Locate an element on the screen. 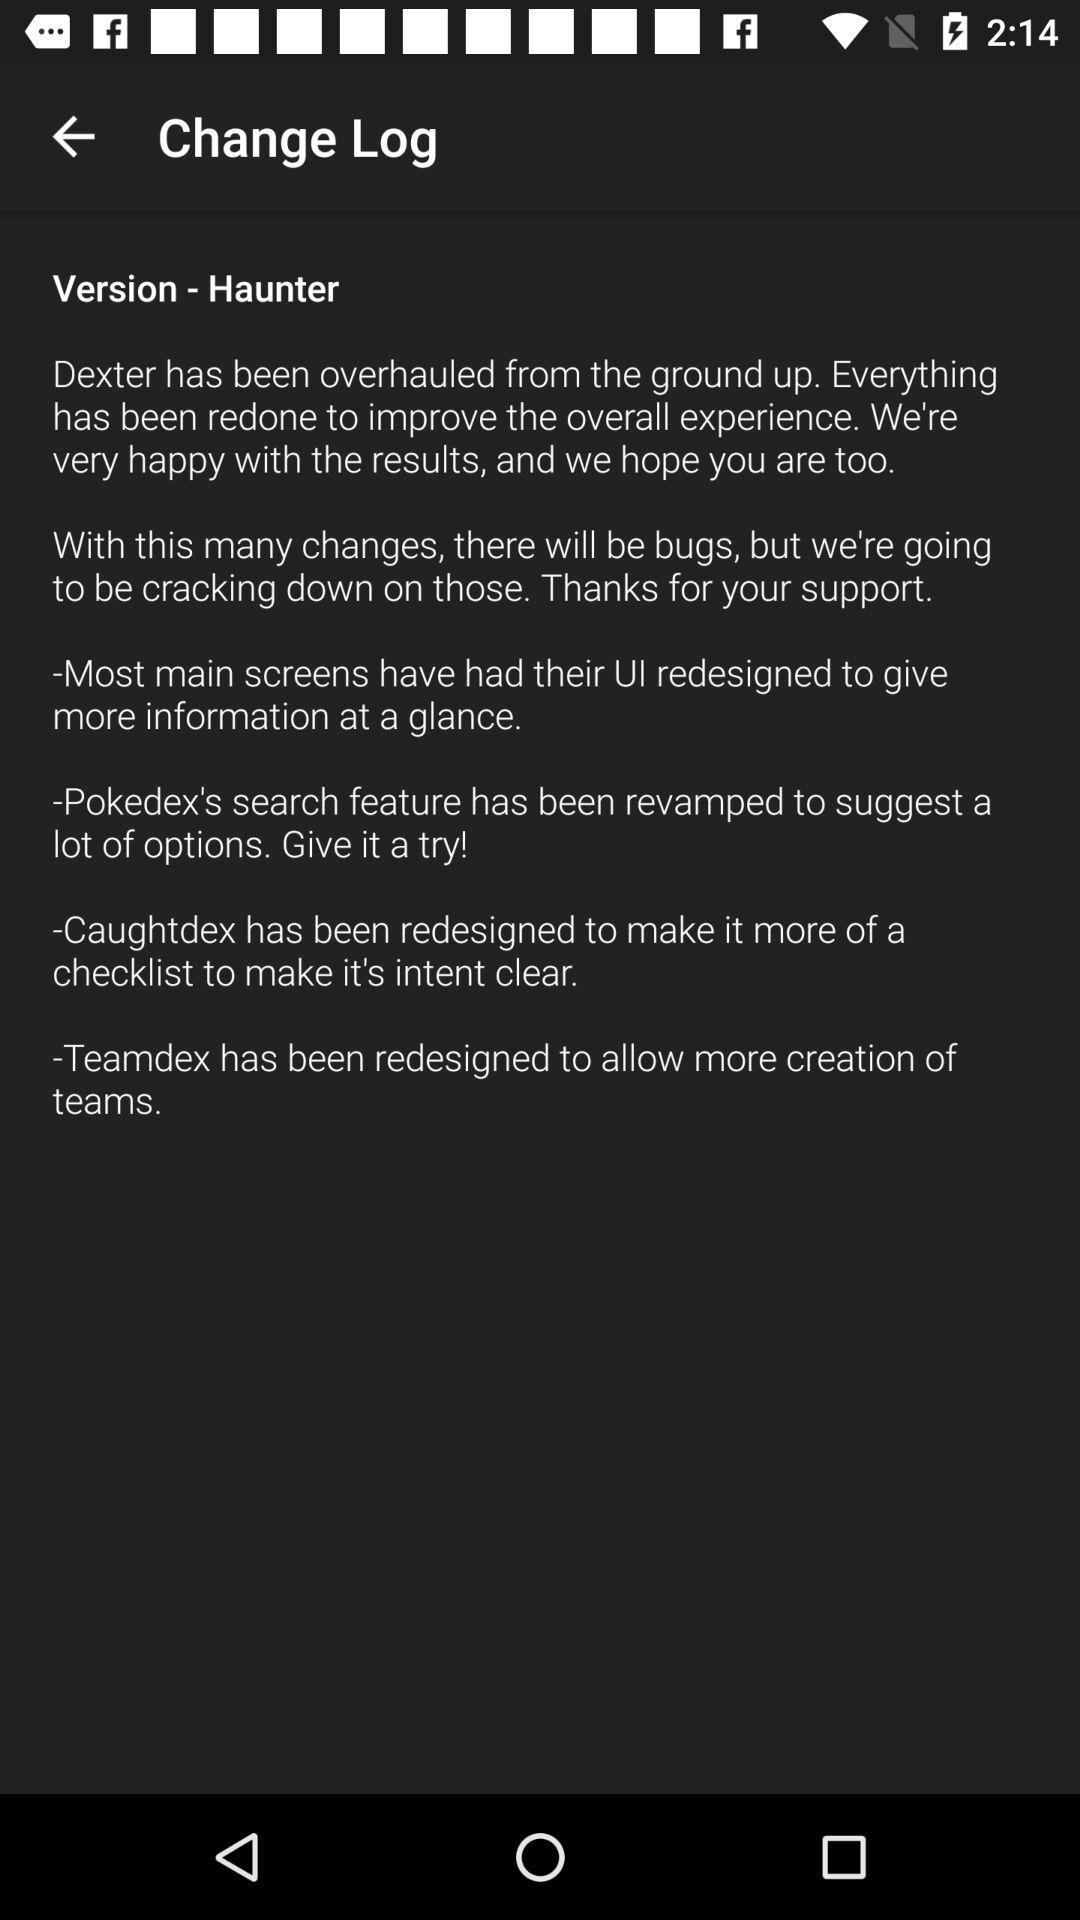 Image resolution: width=1080 pixels, height=1920 pixels. the item to the left of the change log is located at coordinates (72, 135).